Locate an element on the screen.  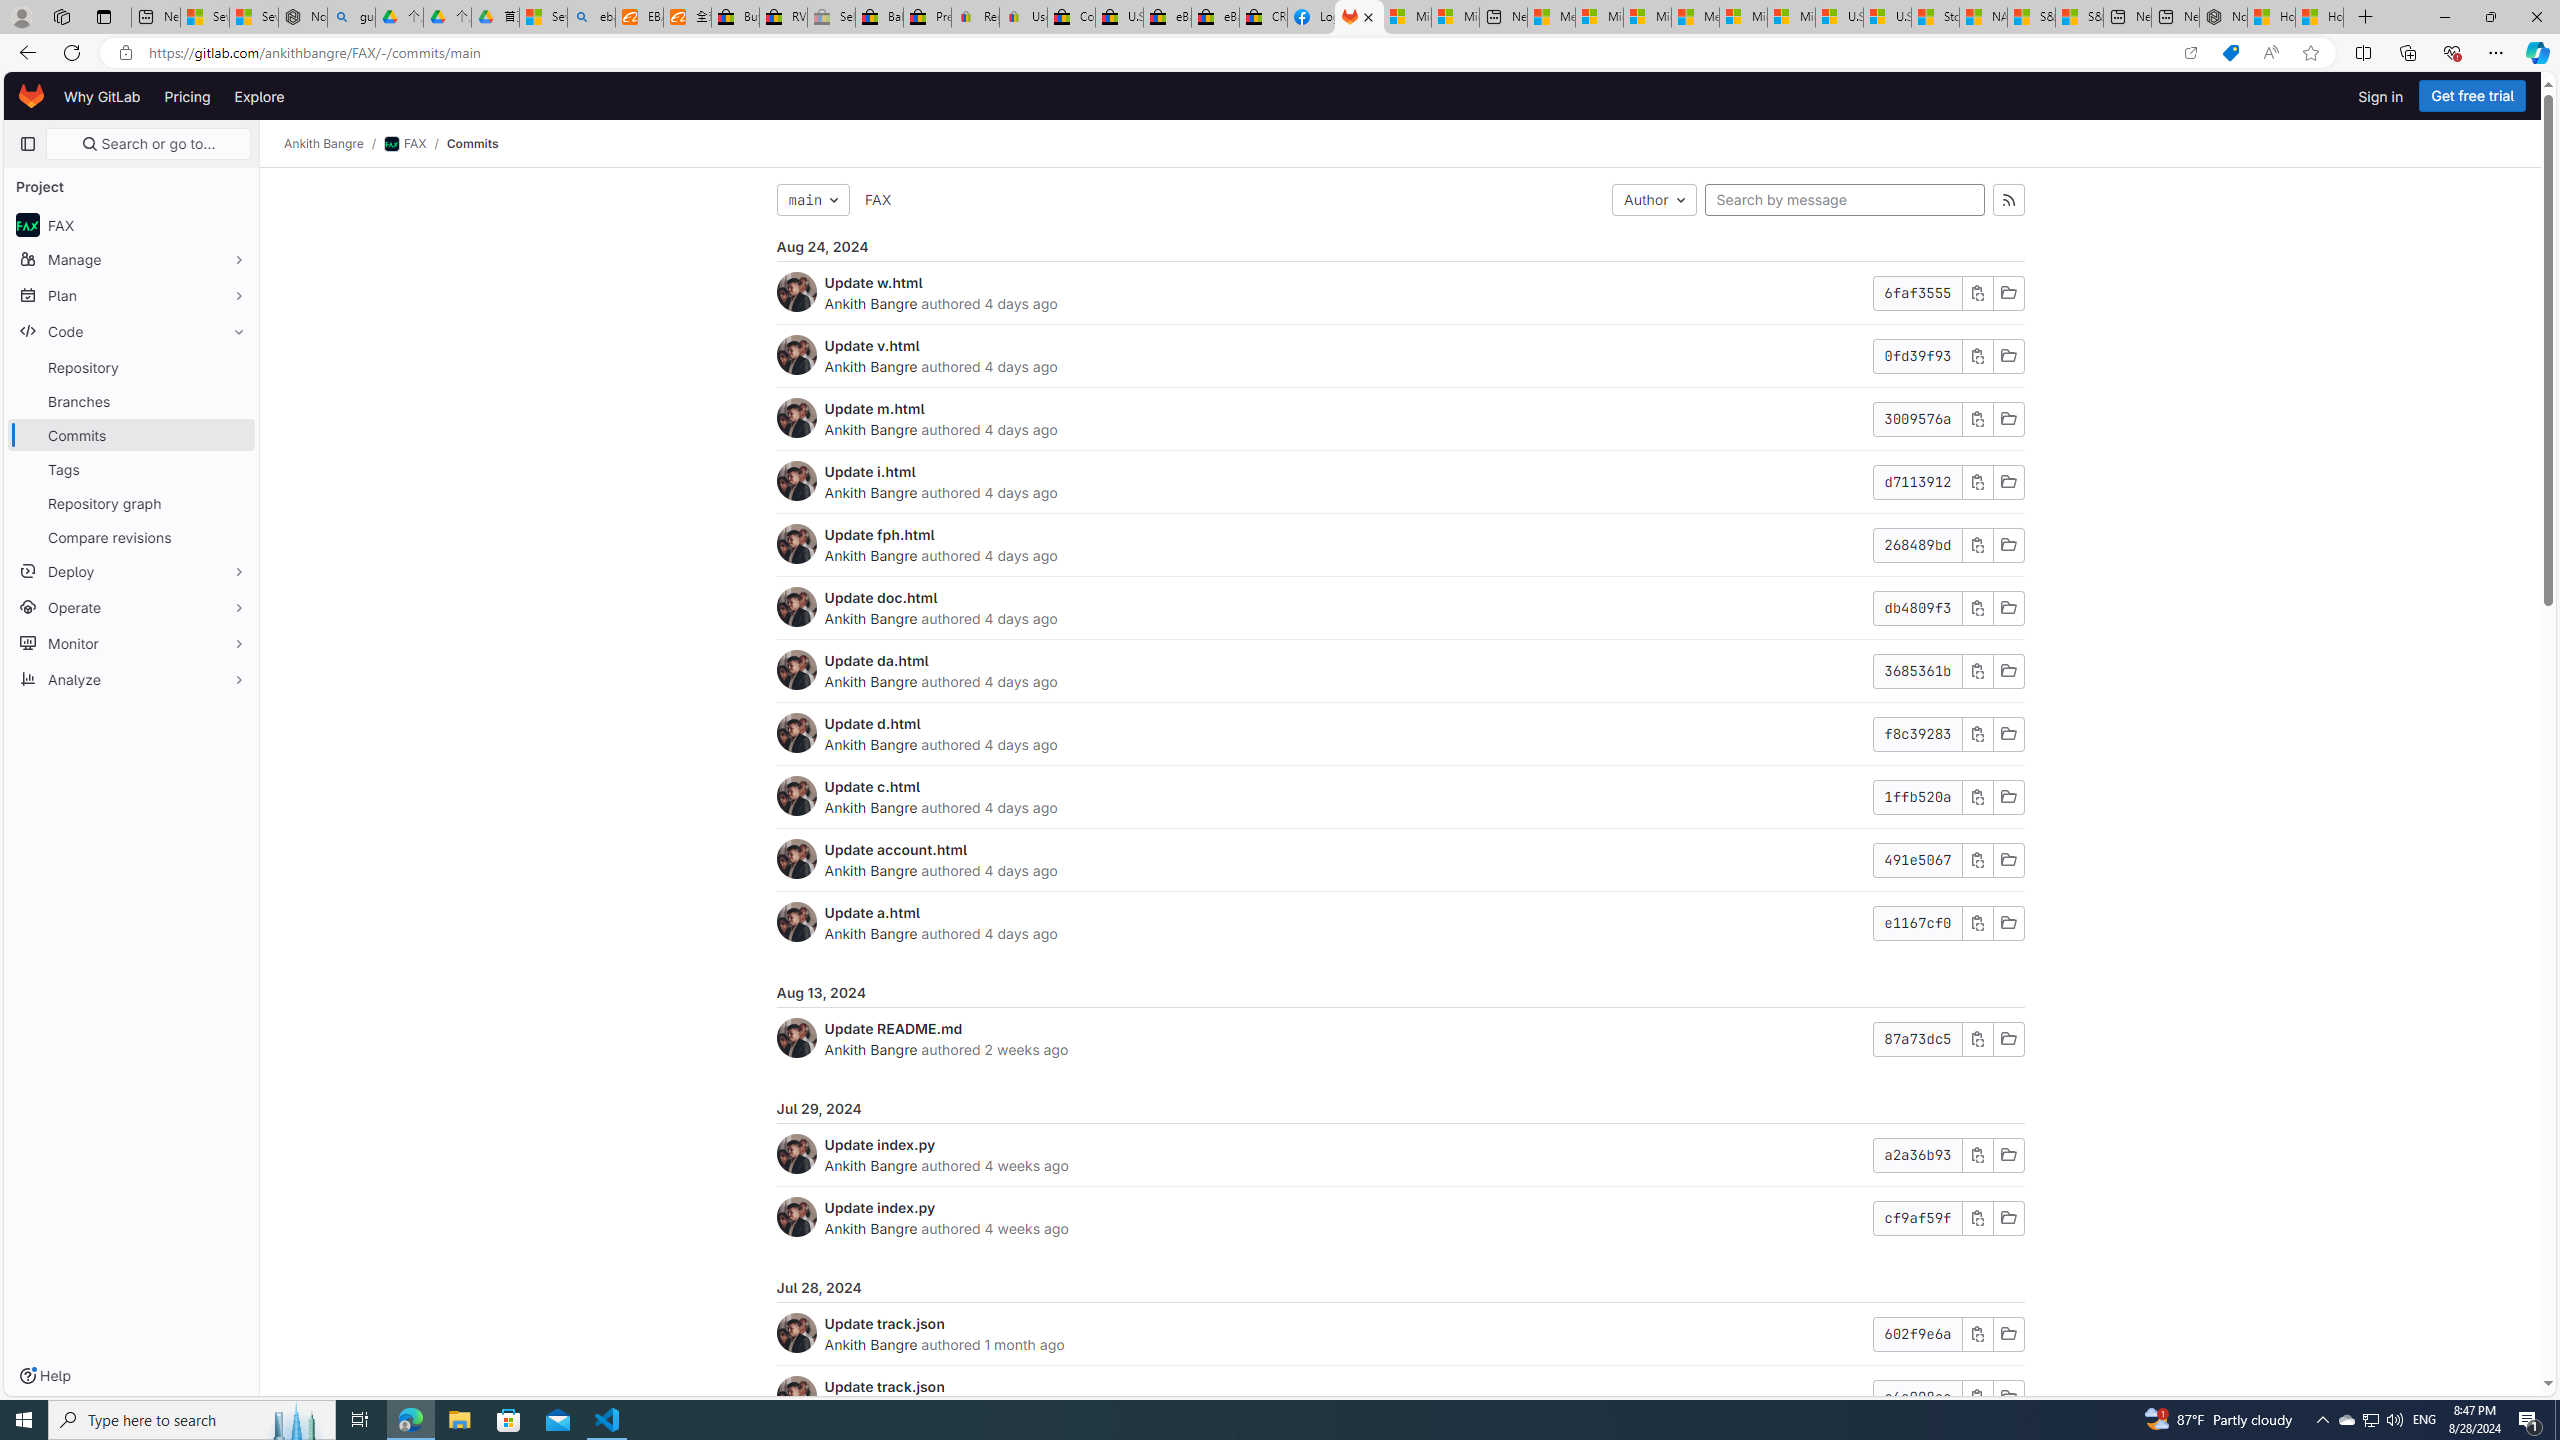
'Update fph.html' is located at coordinates (879, 533).